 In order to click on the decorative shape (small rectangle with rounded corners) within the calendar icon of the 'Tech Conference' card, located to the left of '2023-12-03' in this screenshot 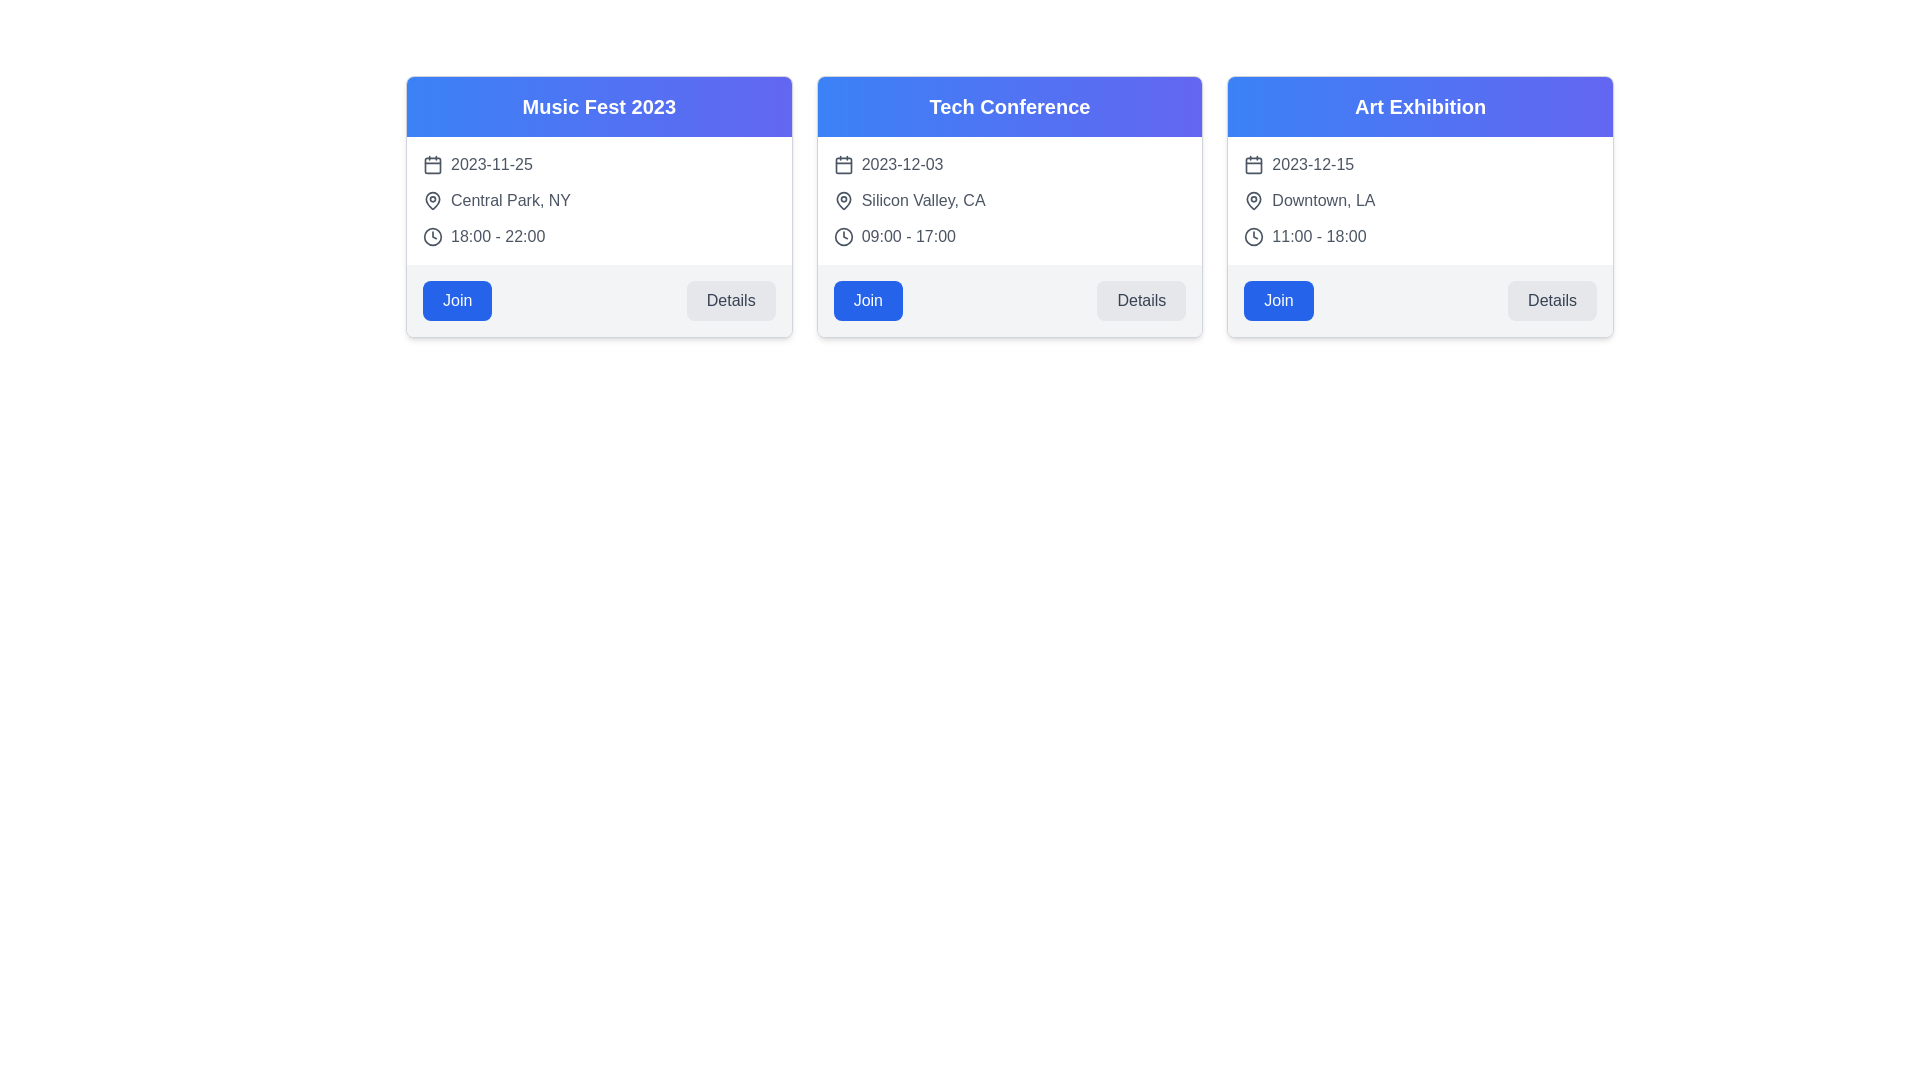, I will do `click(843, 164)`.